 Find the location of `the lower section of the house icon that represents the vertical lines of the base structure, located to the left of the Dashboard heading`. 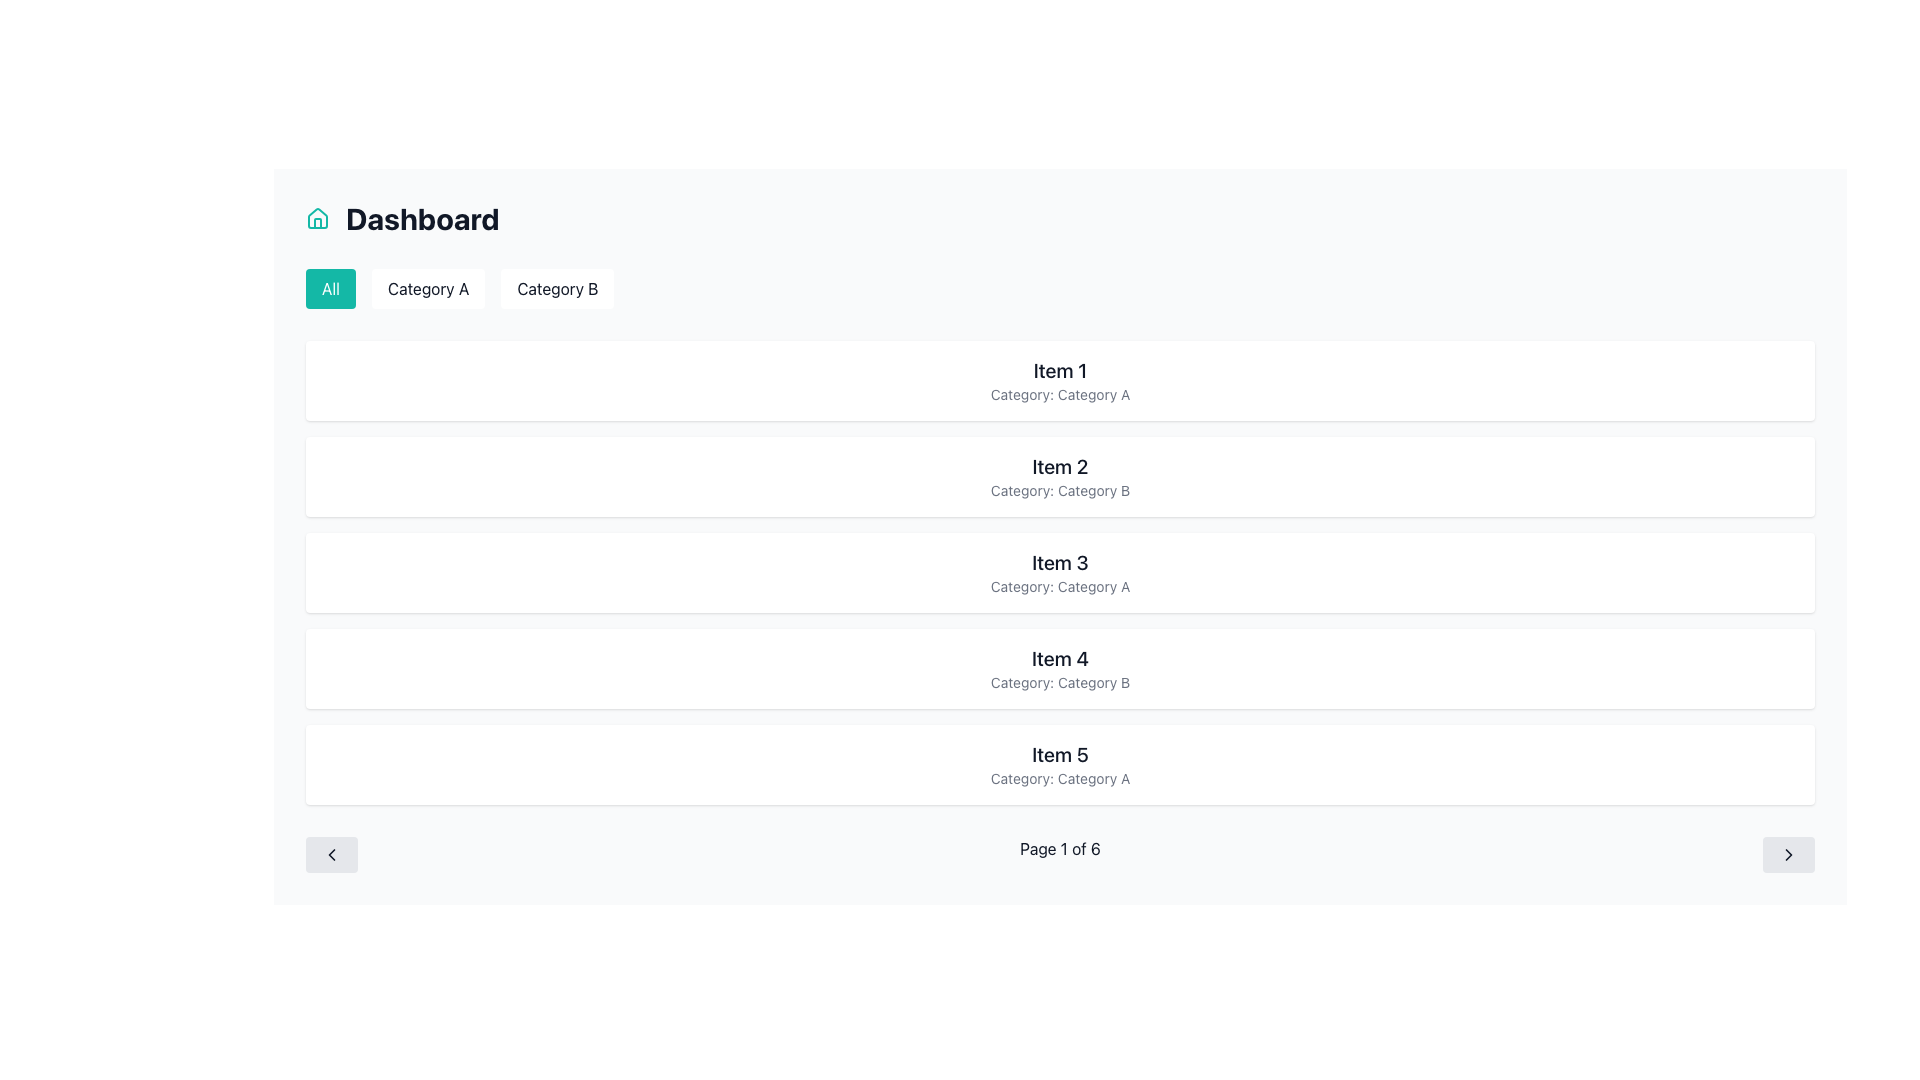

the lower section of the house icon that represents the vertical lines of the base structure, located to the left of the Dashboard heading is located at coordinates (316, 223).